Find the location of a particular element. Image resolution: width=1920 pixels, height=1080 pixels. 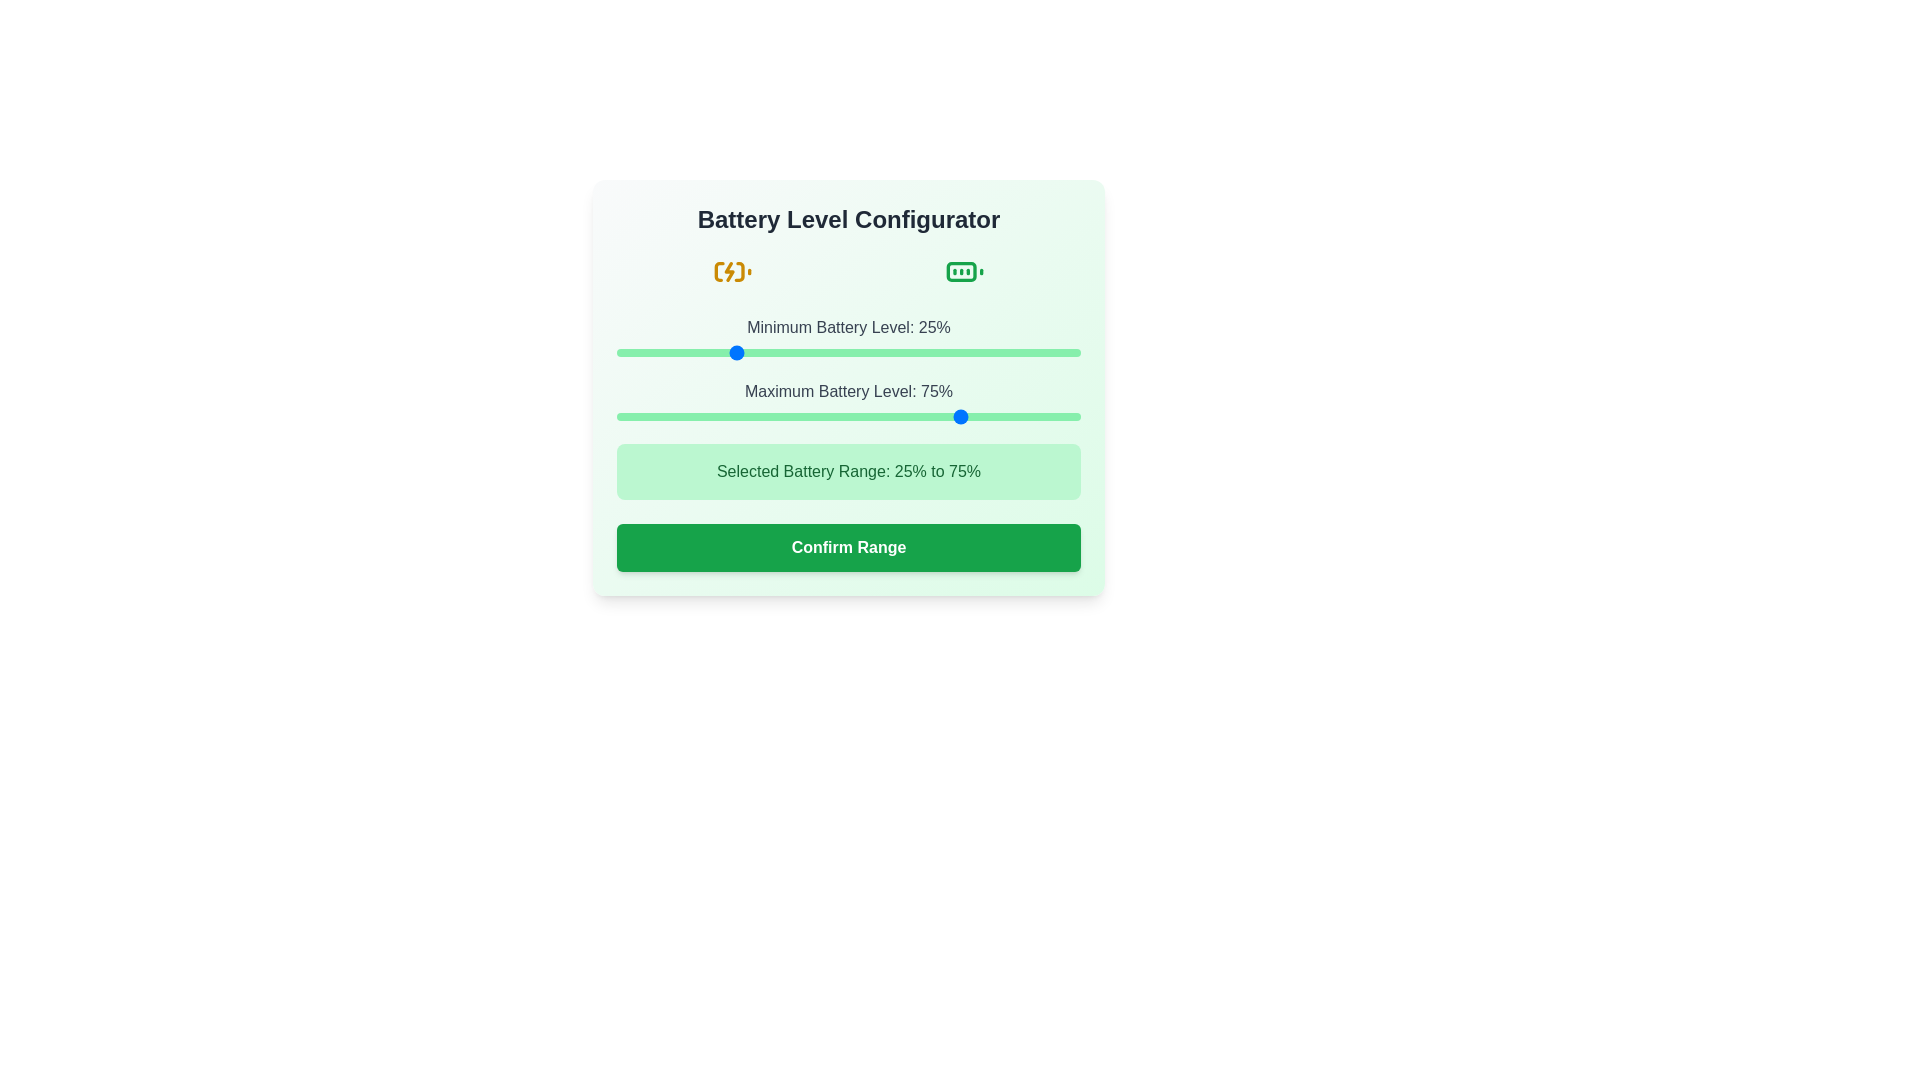

the minimum battery level is located at coordinates (894, 352).